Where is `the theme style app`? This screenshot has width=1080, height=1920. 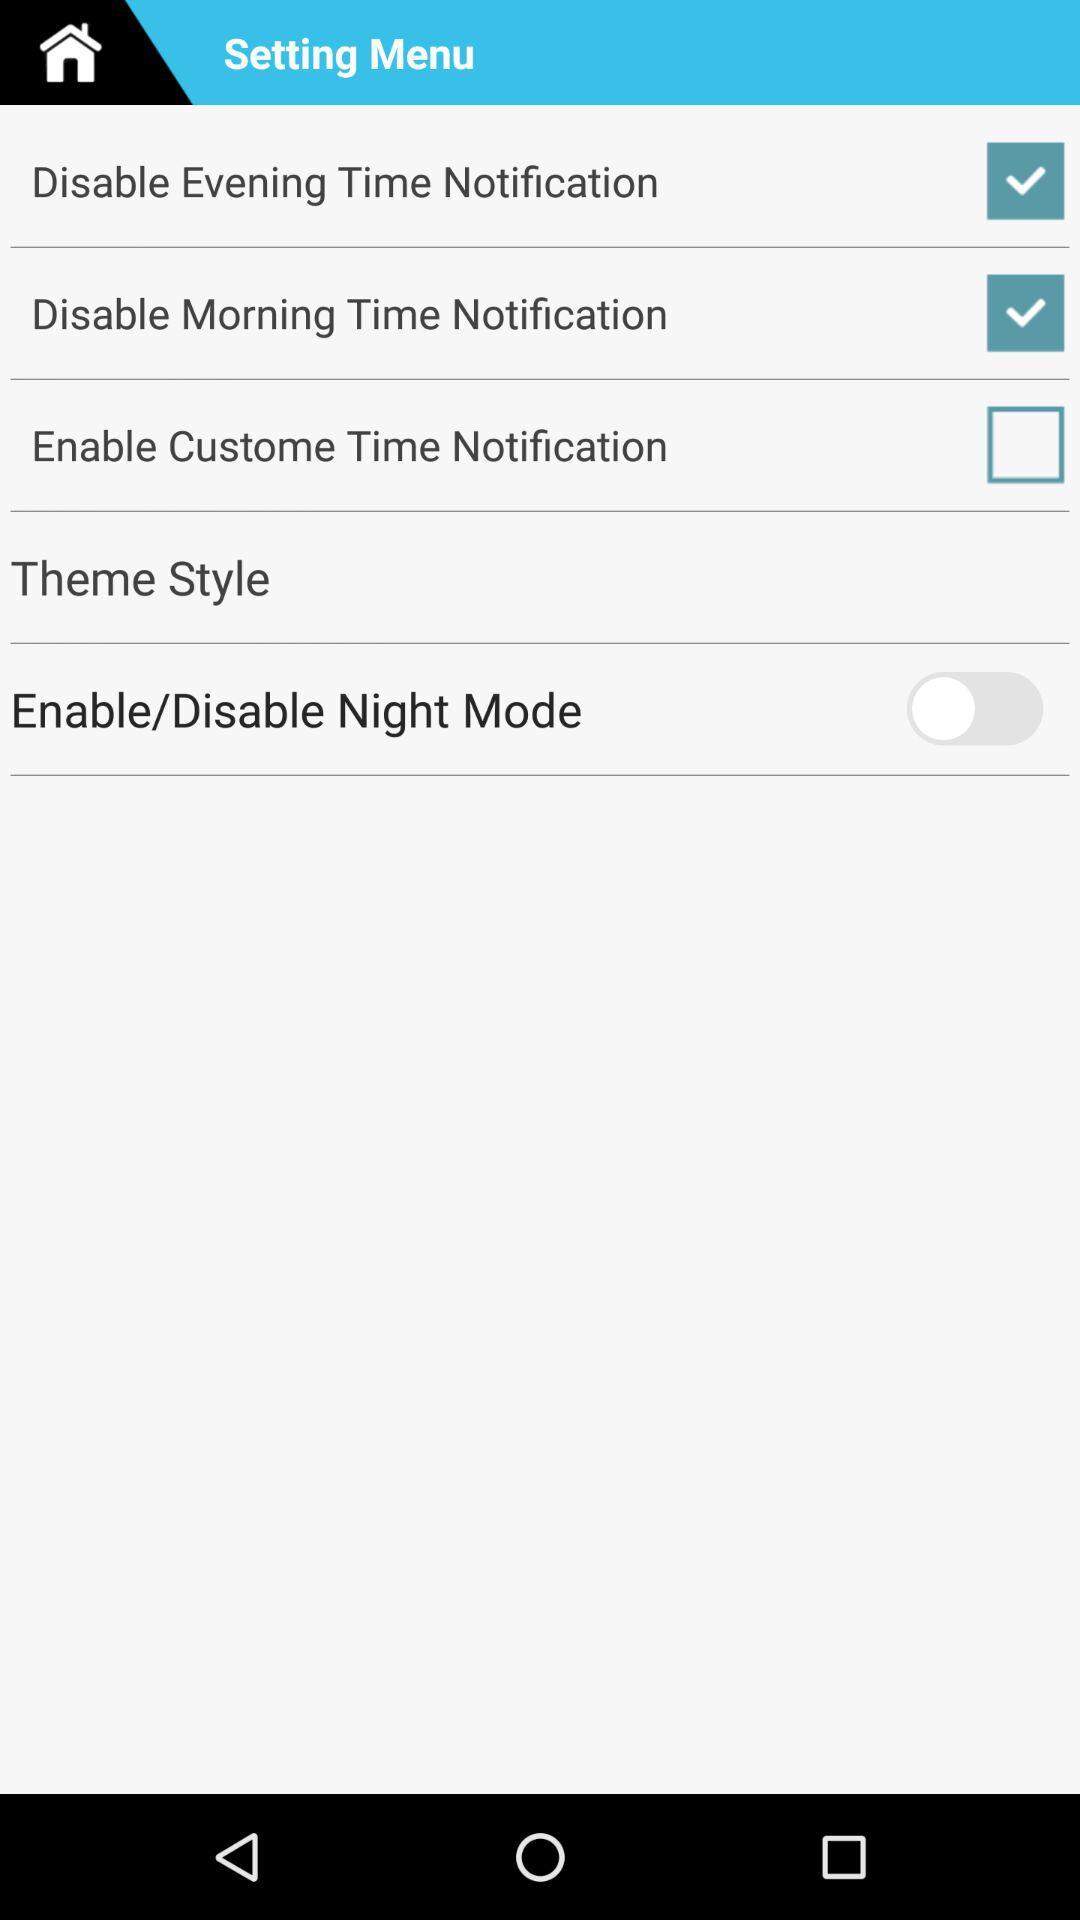
the theme style app is located at coordinates (540, 576).